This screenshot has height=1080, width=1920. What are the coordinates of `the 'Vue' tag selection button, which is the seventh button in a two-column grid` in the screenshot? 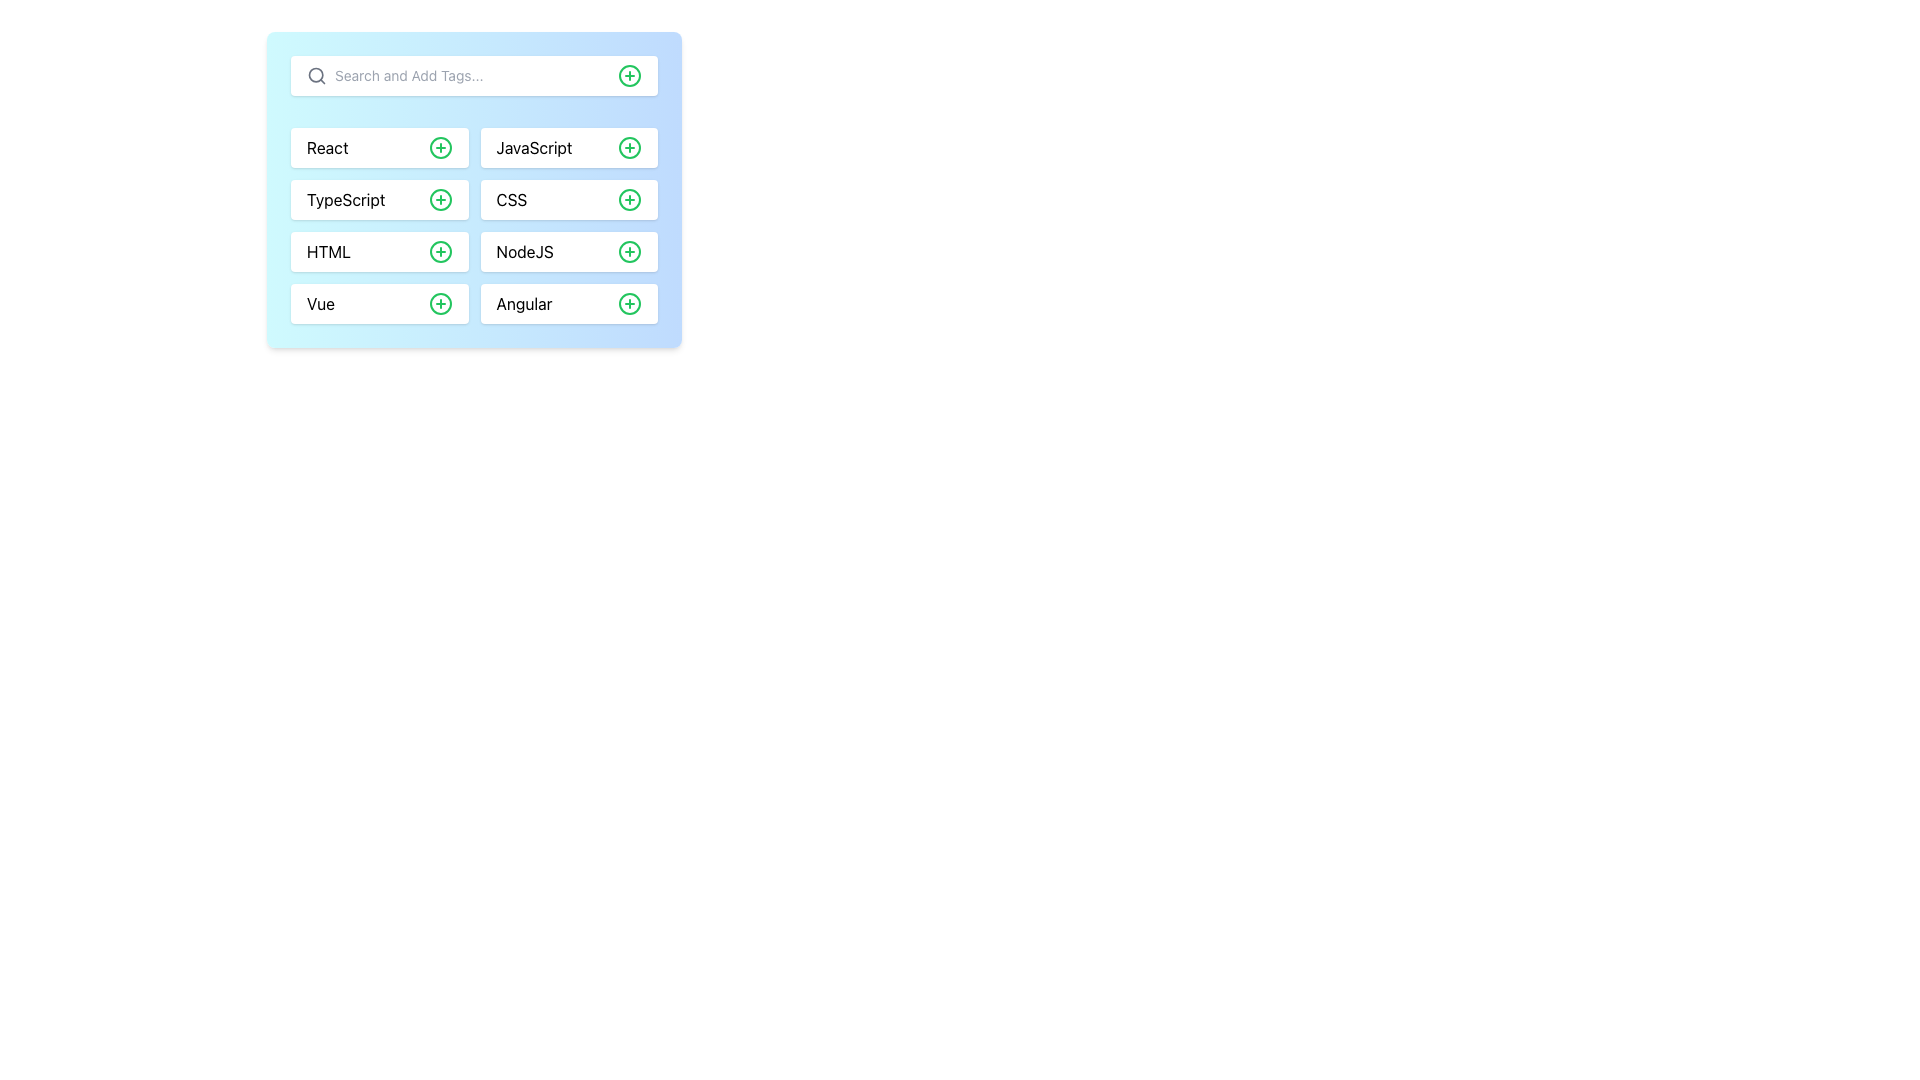 It's located at (379, 304).